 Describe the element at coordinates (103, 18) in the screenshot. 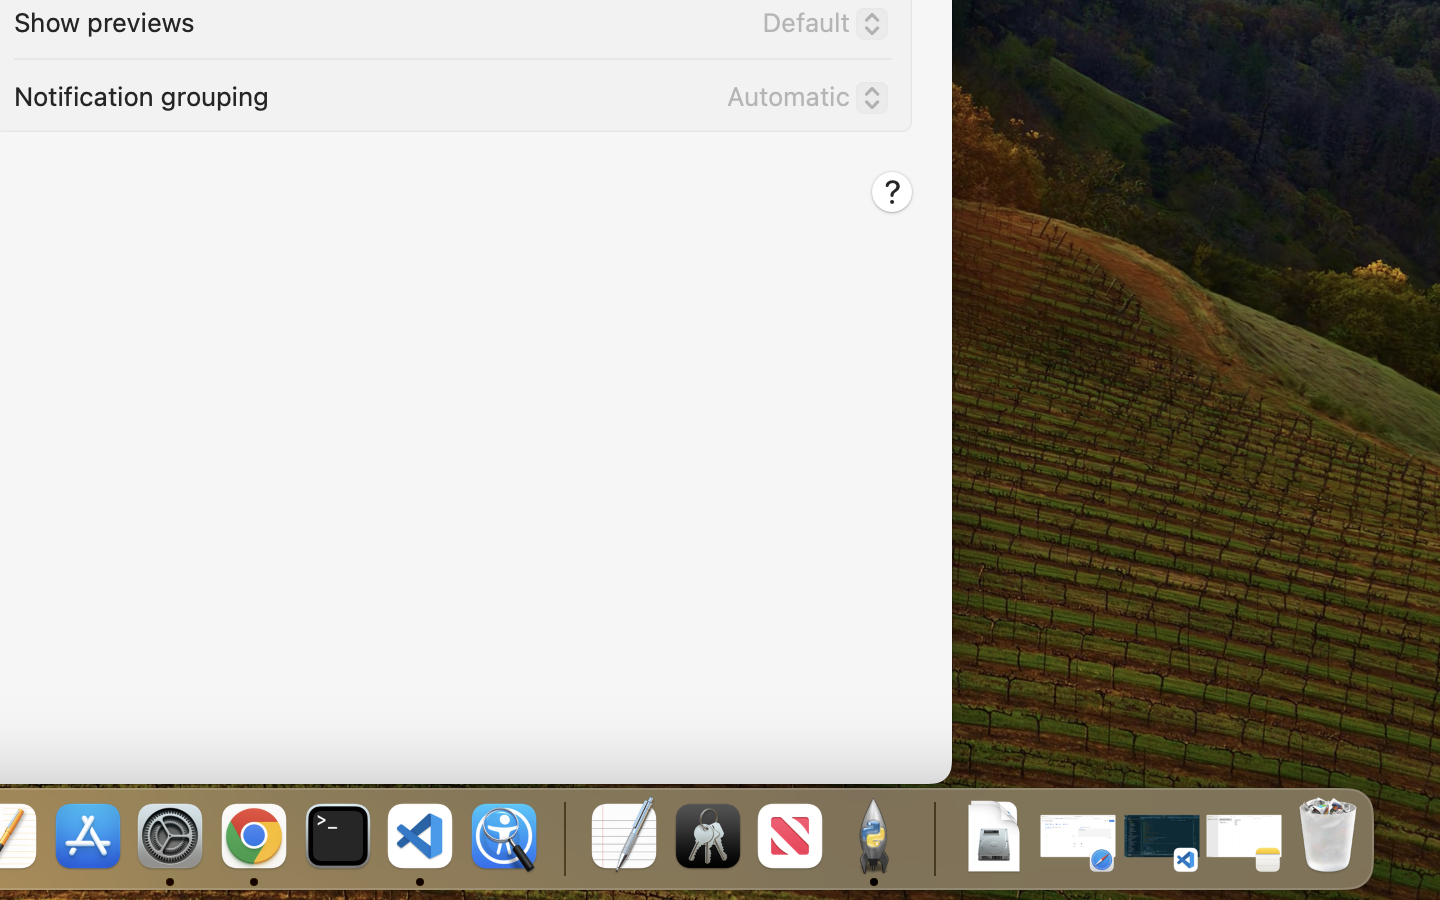

I see `'Show previews'` at that location.